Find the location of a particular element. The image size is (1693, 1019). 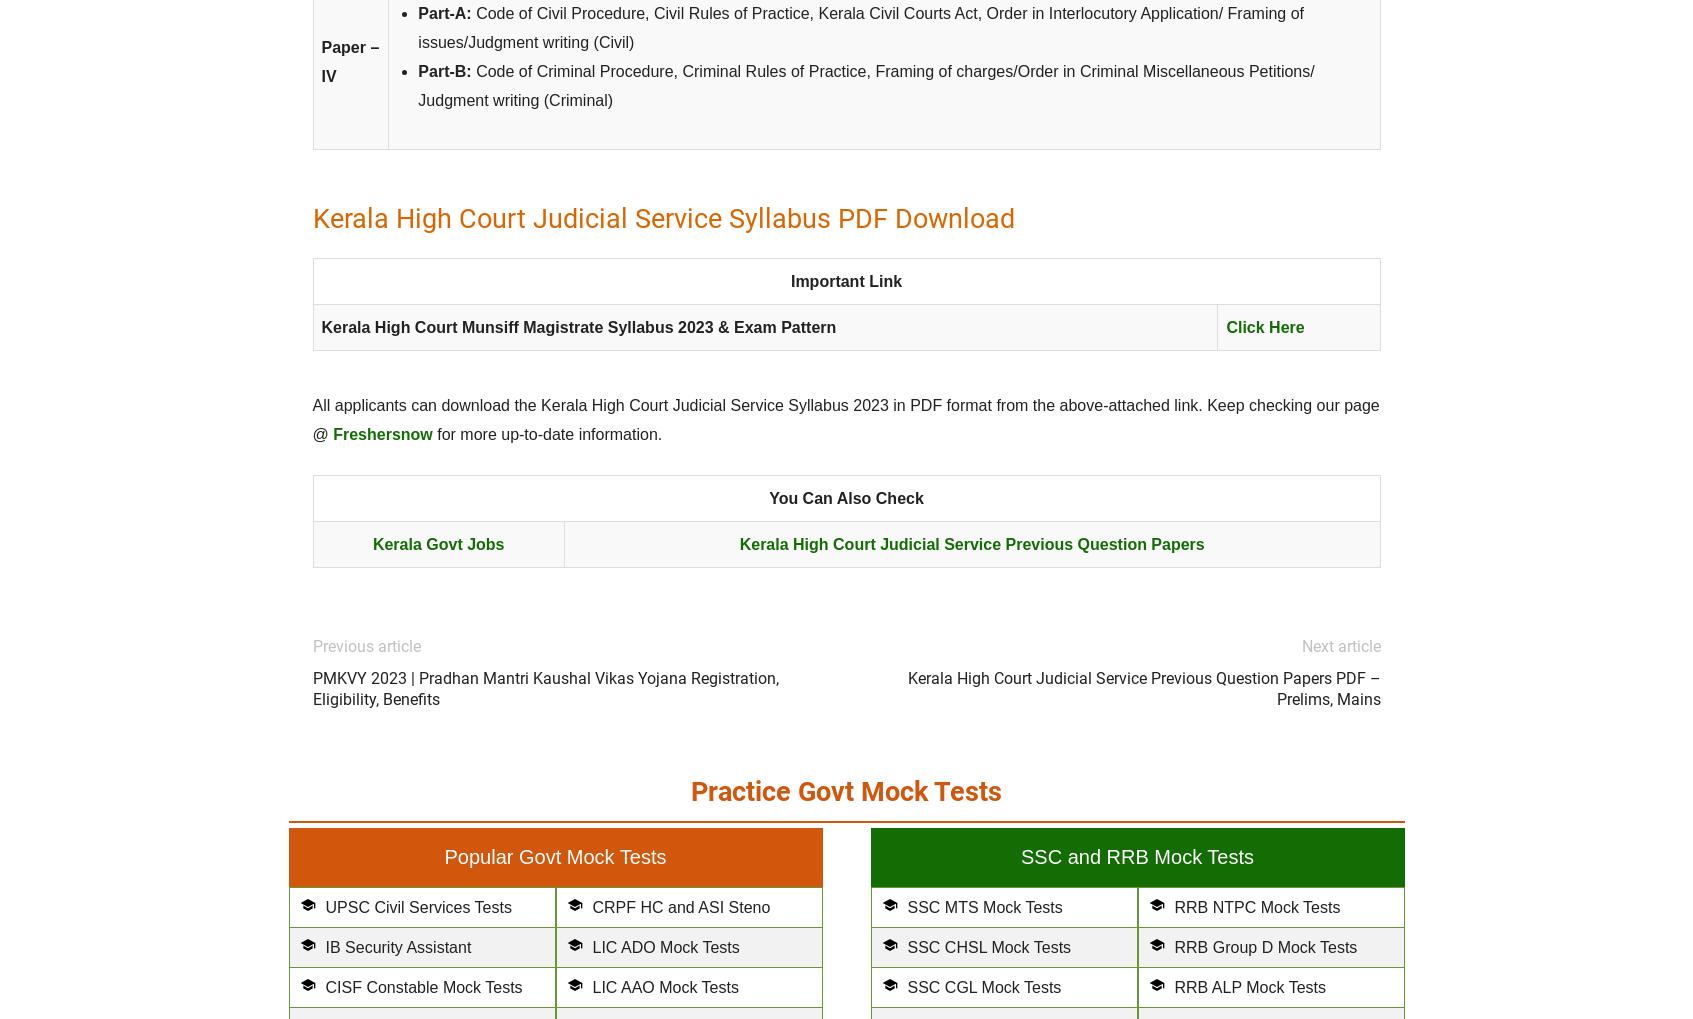

'Paper – IV' is located at coordinates (349, 61).